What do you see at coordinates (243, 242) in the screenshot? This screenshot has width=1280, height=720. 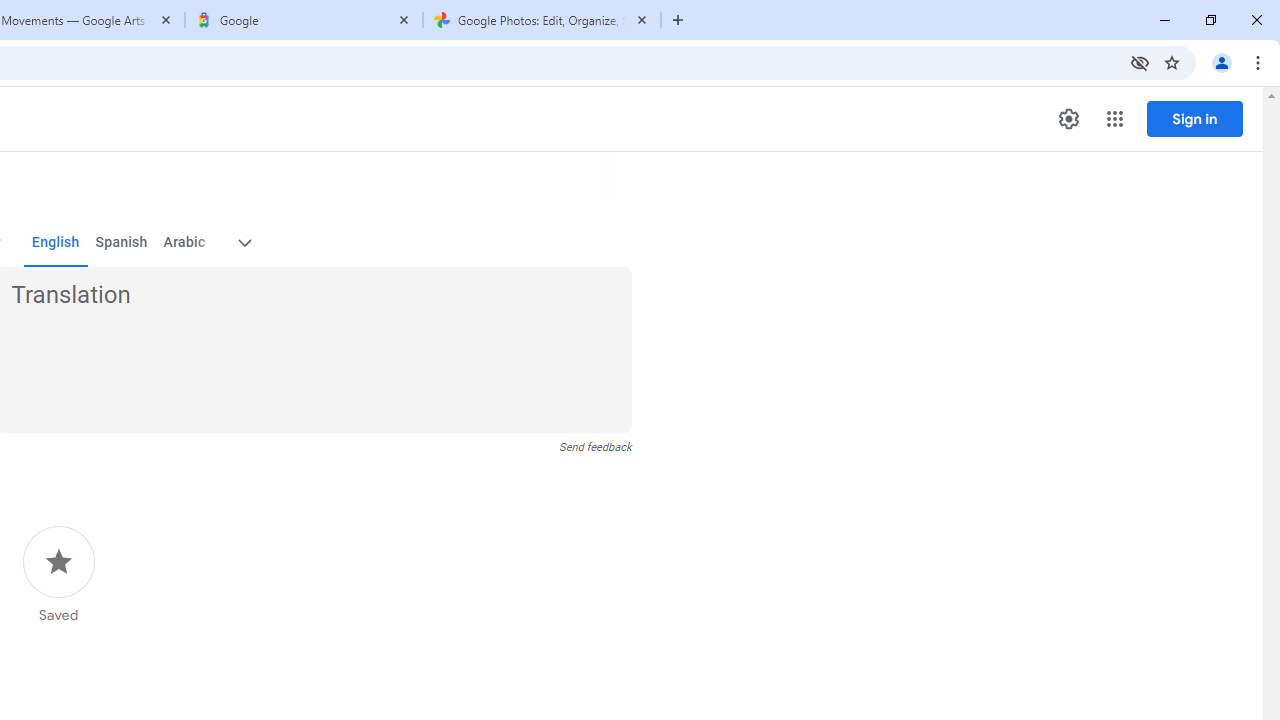 I see `'More target languages'` at bounding box center [243, 242].